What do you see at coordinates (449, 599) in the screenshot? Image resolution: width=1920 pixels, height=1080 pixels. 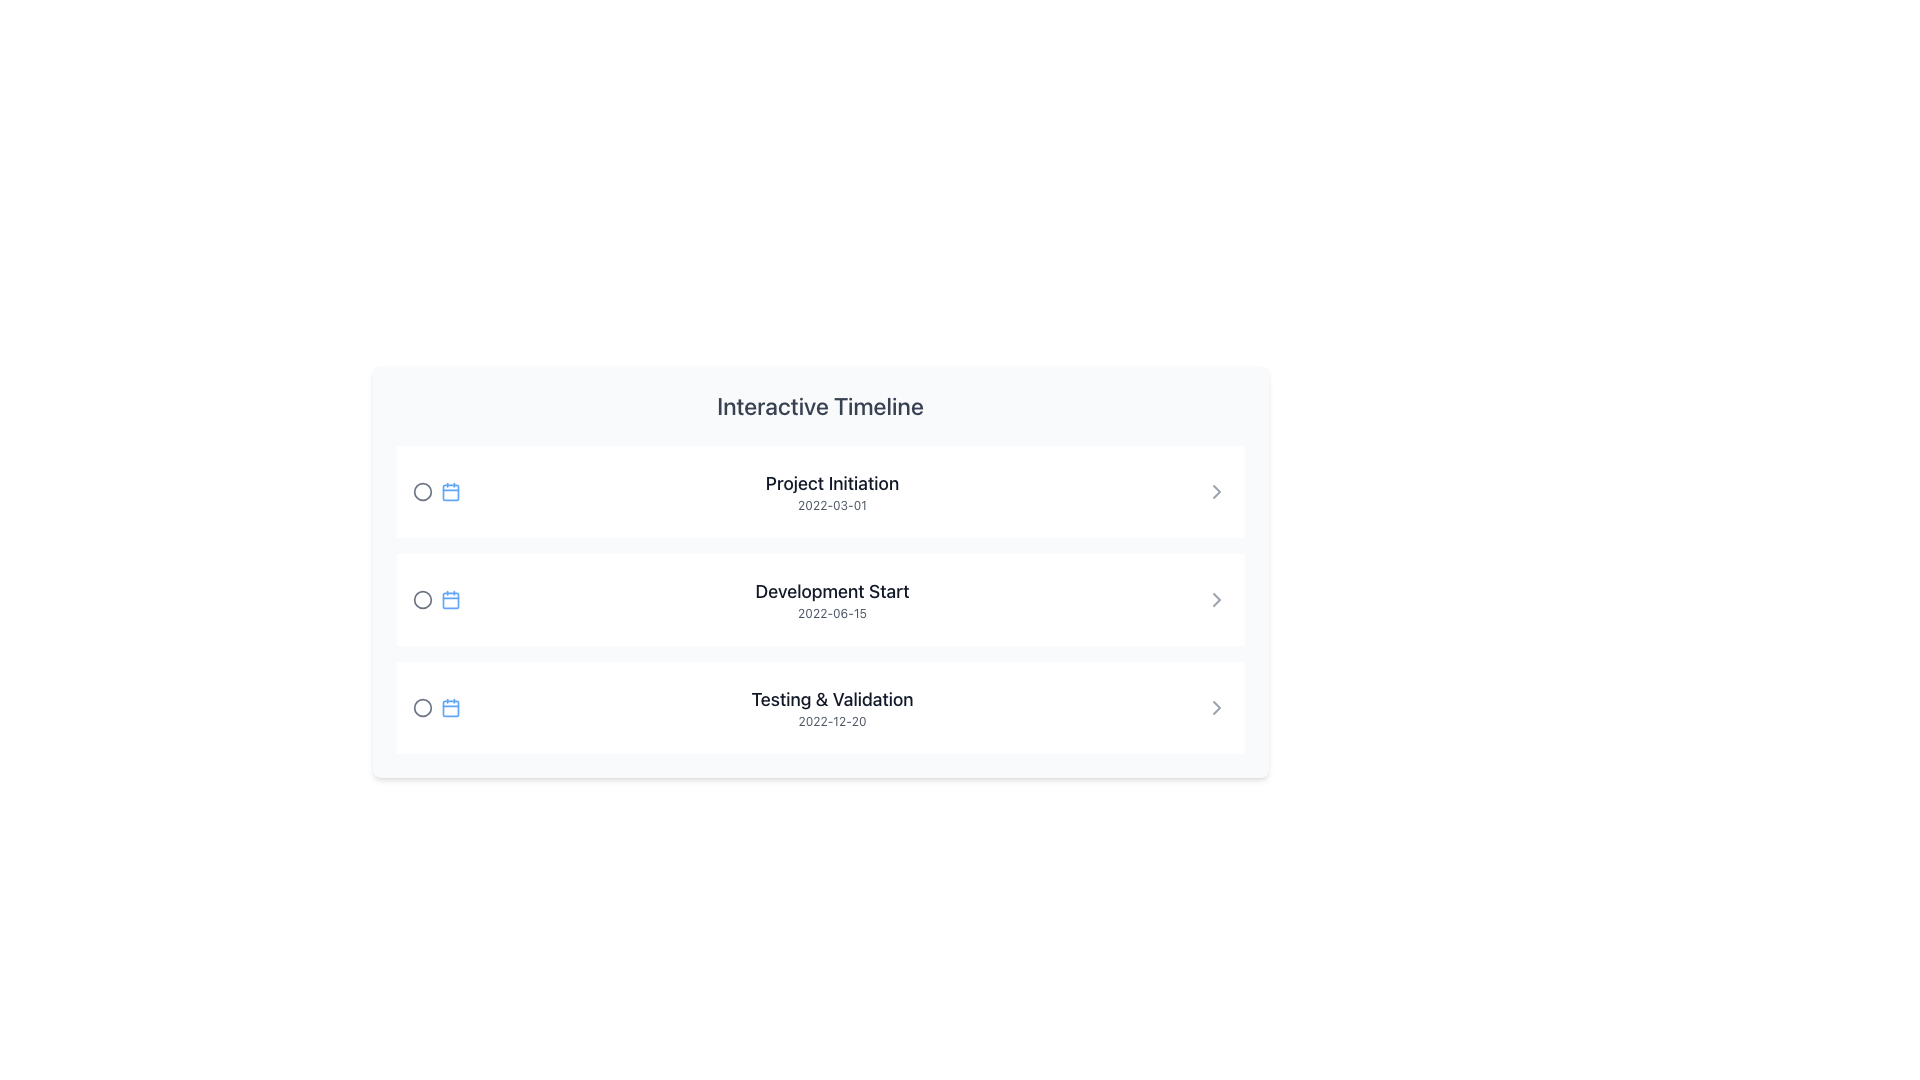 I see `the inner rectangle of the small blue calendar icon in the second row, which represents 'Development Start, 2022-06-15'` at bounding box center [449, 599].